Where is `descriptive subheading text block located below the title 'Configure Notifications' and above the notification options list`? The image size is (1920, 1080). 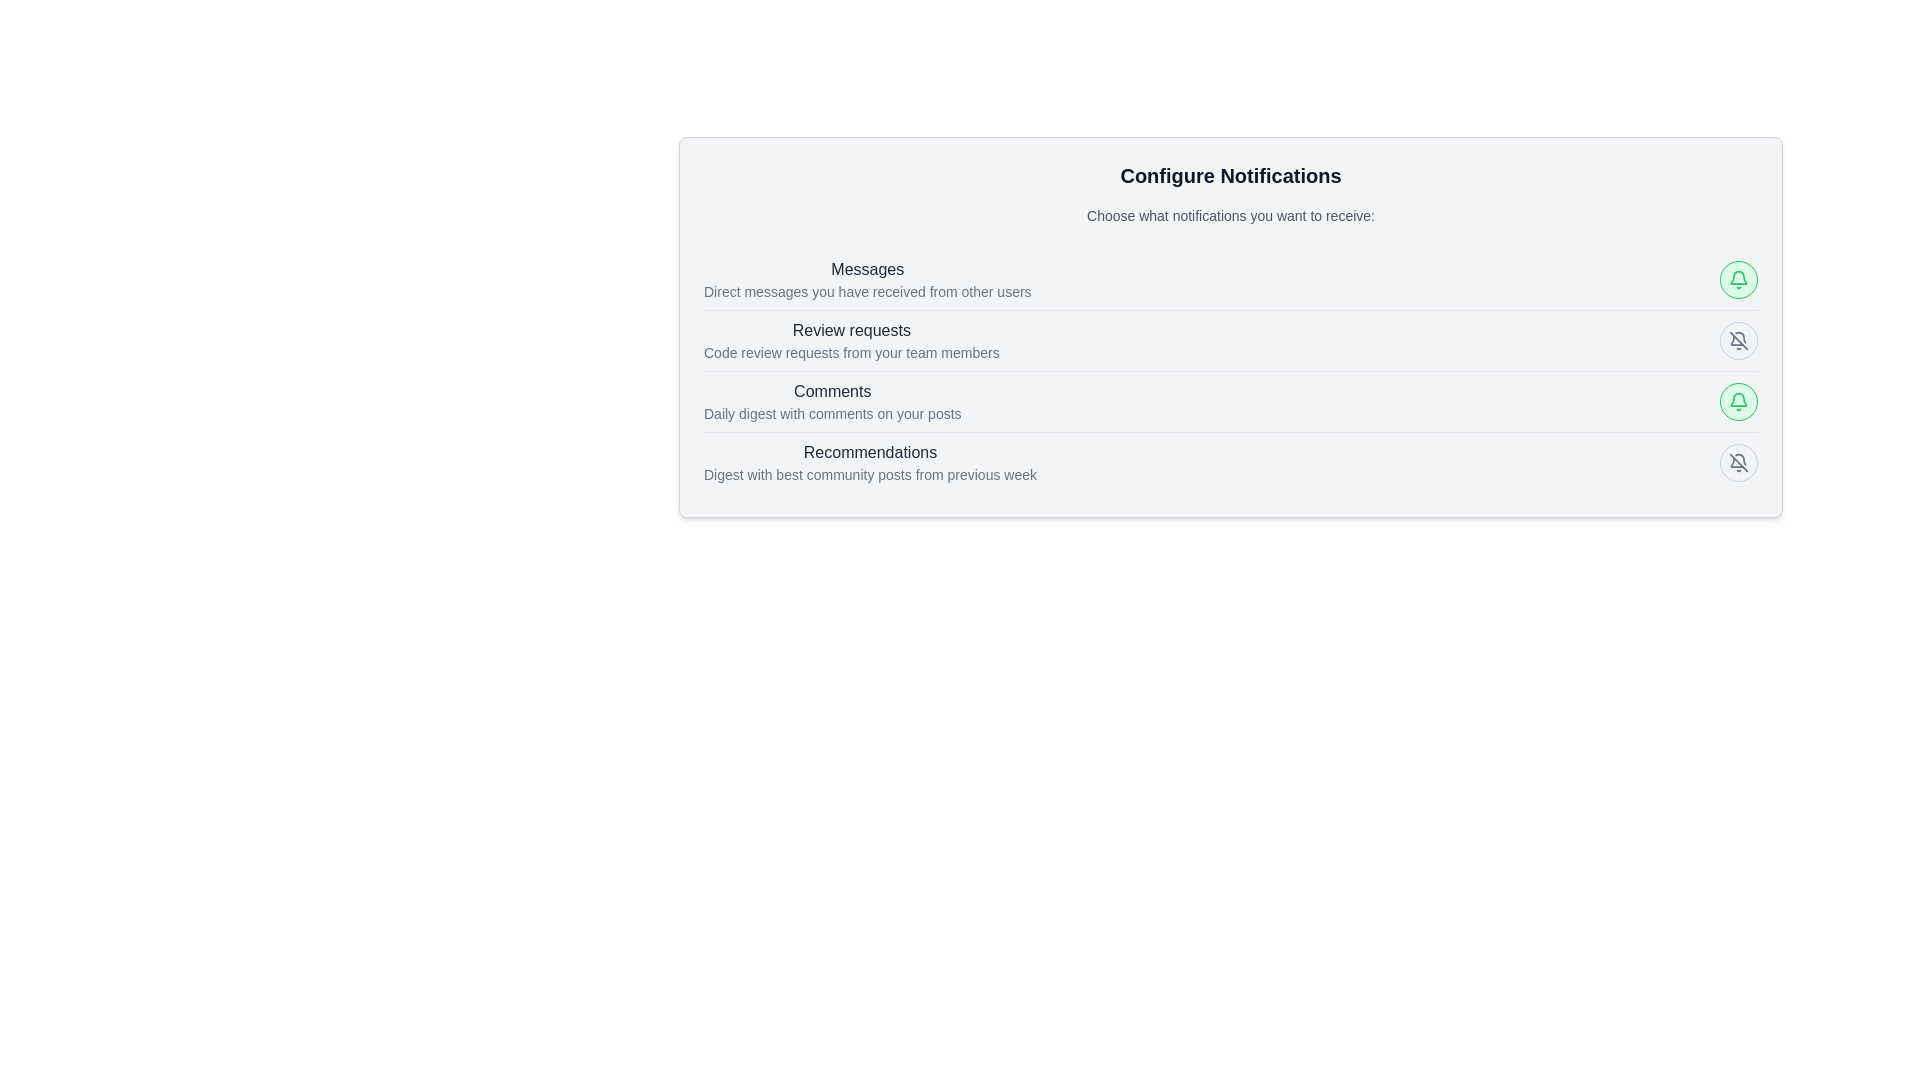 descriptive subheading text block located below the title 'Configure Notifications' and above the notification options list is located at coordinates (1229, 216).